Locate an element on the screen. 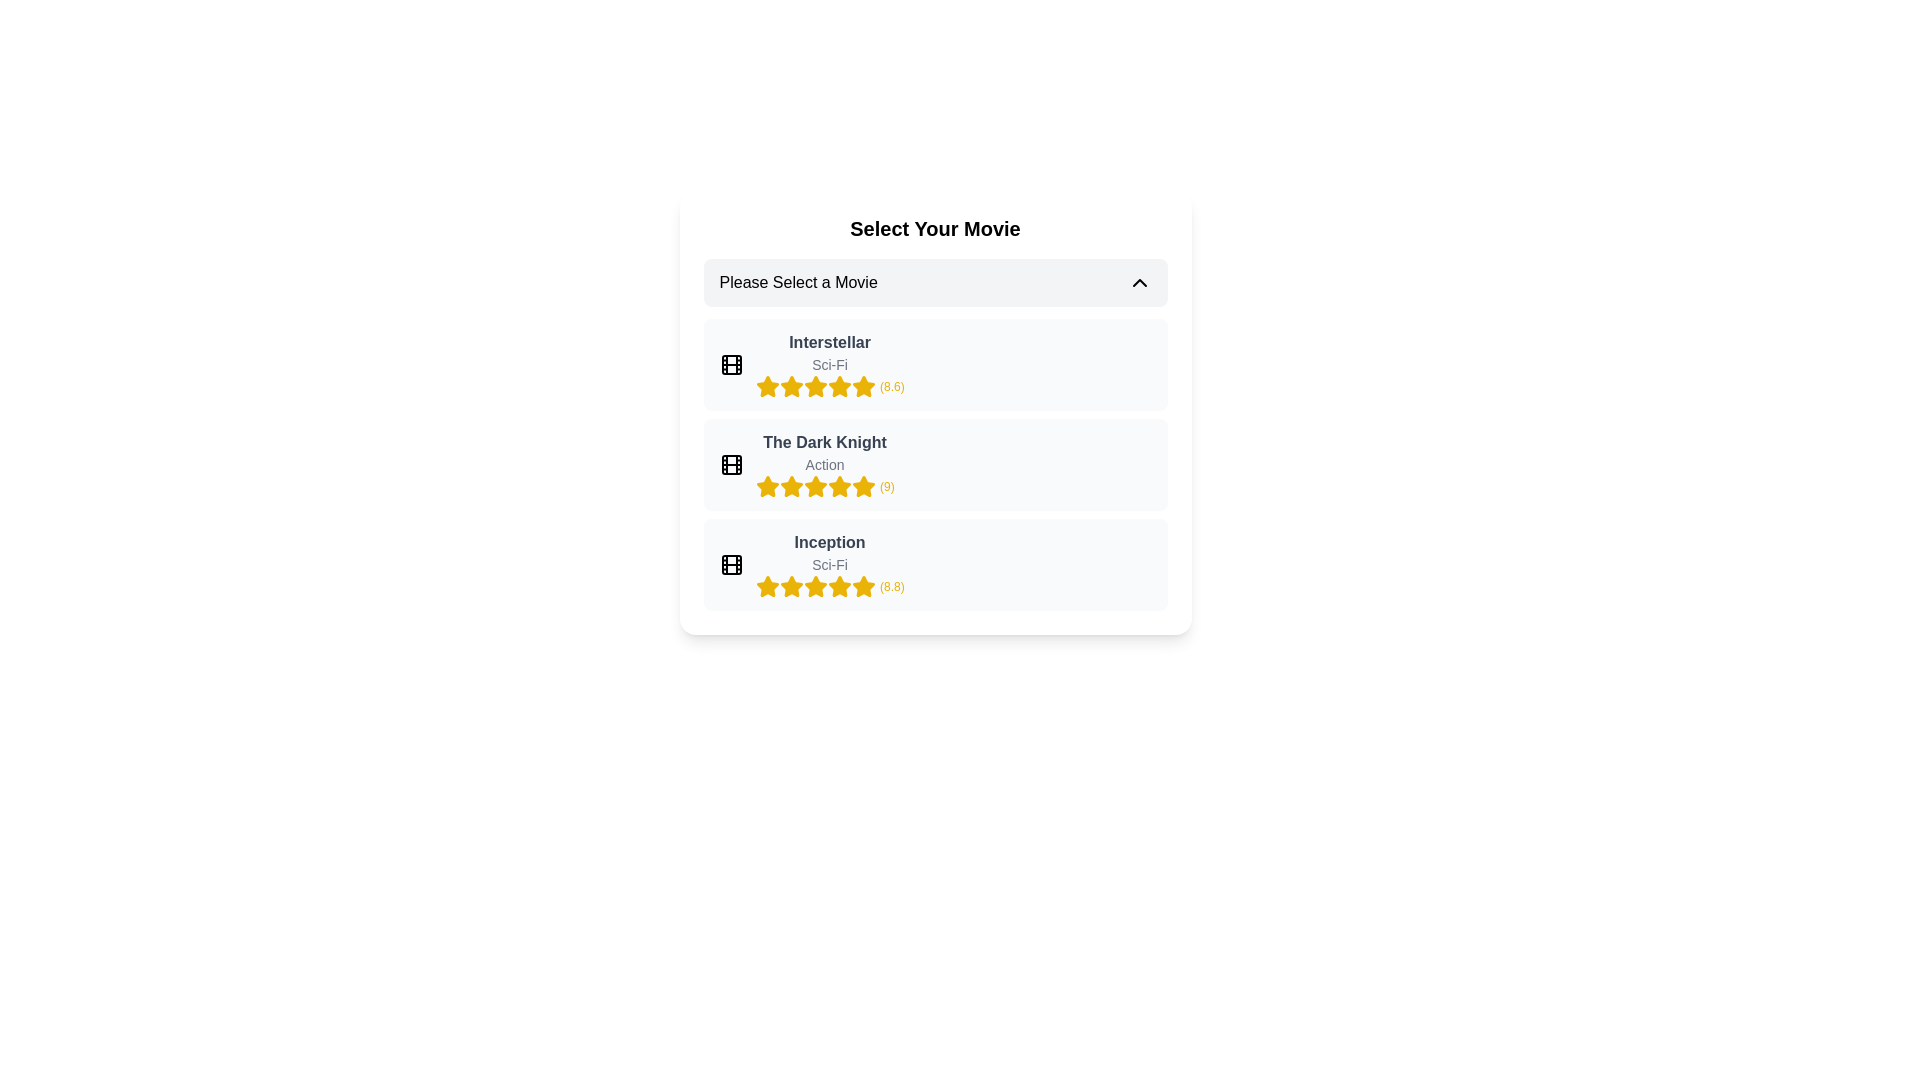  the small text component displaying '(9)', which is located immediately to the right of the yellow stars in the second movie rating row titled 'The Dark Knight' is located at coordinates (886, 486).